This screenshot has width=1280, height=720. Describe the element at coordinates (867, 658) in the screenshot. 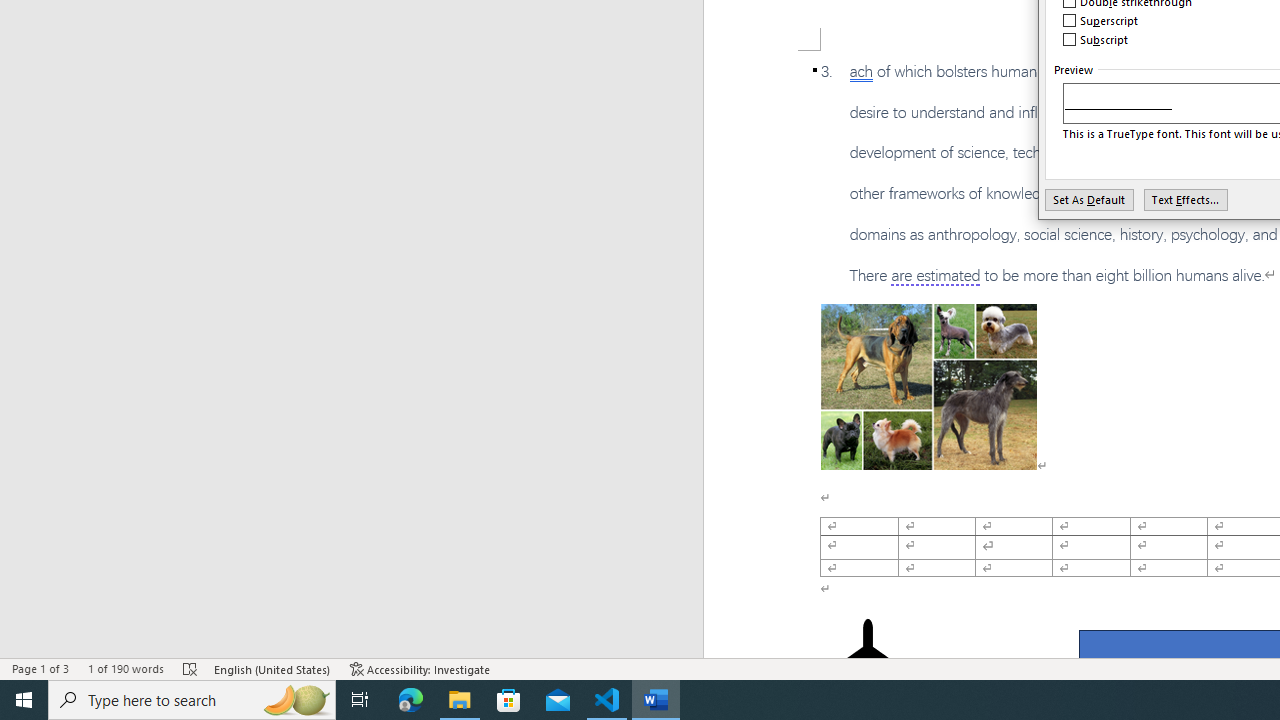

I see `'Airplane with solid fill'` at that location.